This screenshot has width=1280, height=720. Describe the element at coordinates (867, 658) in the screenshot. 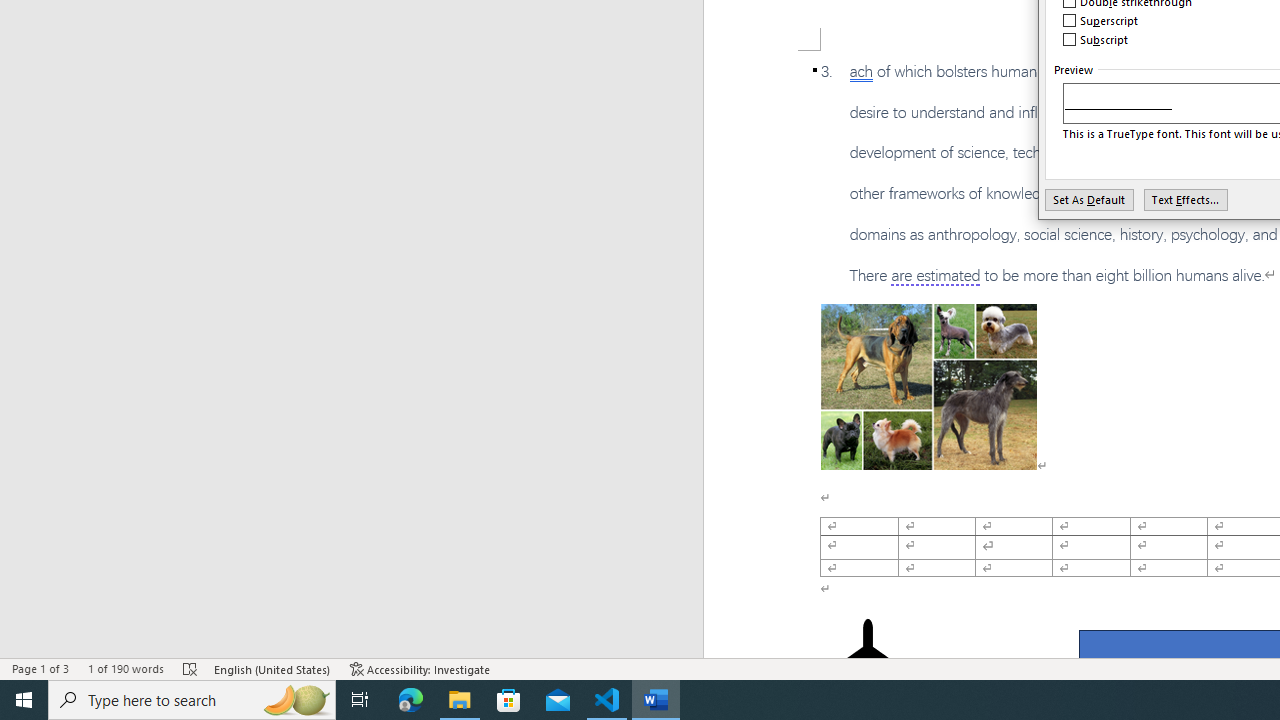

I see `'Airplane with solid fill'` at that location.